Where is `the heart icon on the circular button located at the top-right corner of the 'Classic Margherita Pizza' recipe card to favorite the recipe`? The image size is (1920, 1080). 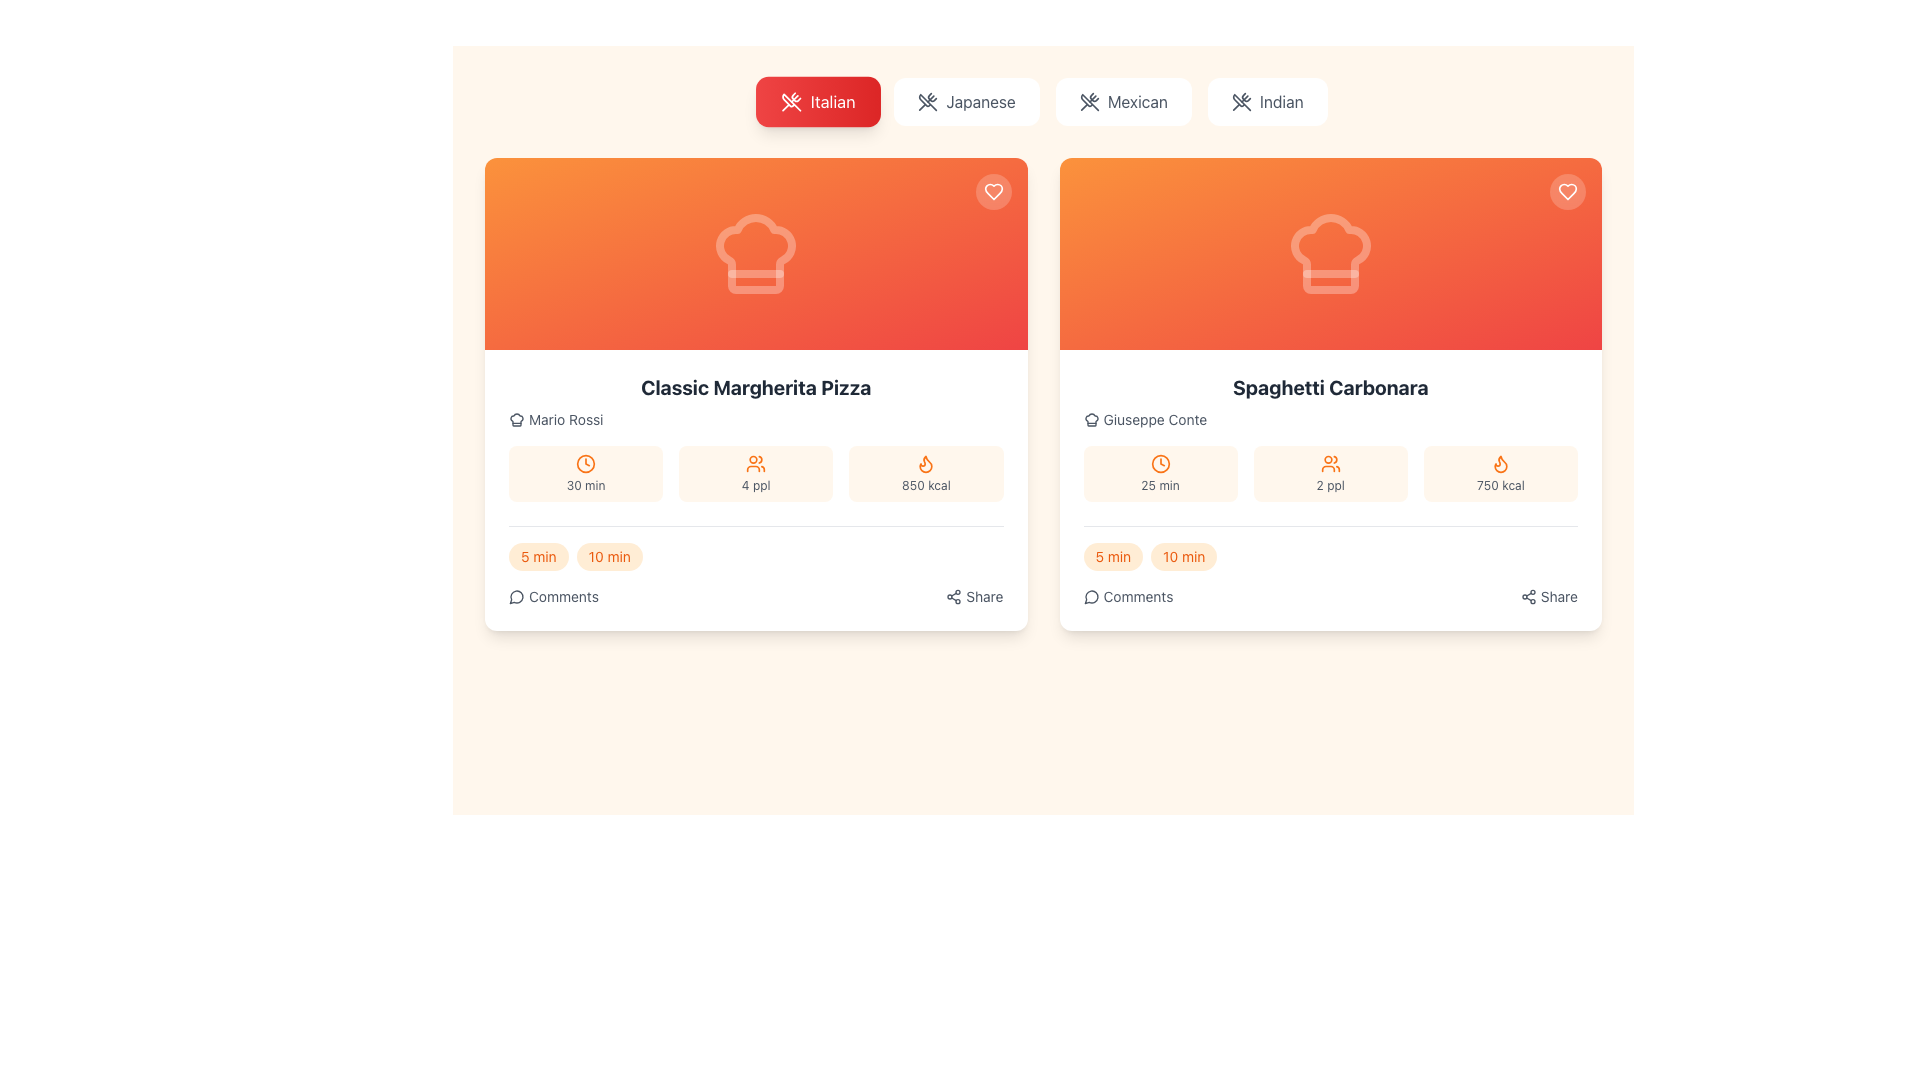
the heart icon on the circular button located at the top-right corner of the 'Classic Margherita Pizza' recipe card to favorite the recipe is located at coordinates (993, 192).